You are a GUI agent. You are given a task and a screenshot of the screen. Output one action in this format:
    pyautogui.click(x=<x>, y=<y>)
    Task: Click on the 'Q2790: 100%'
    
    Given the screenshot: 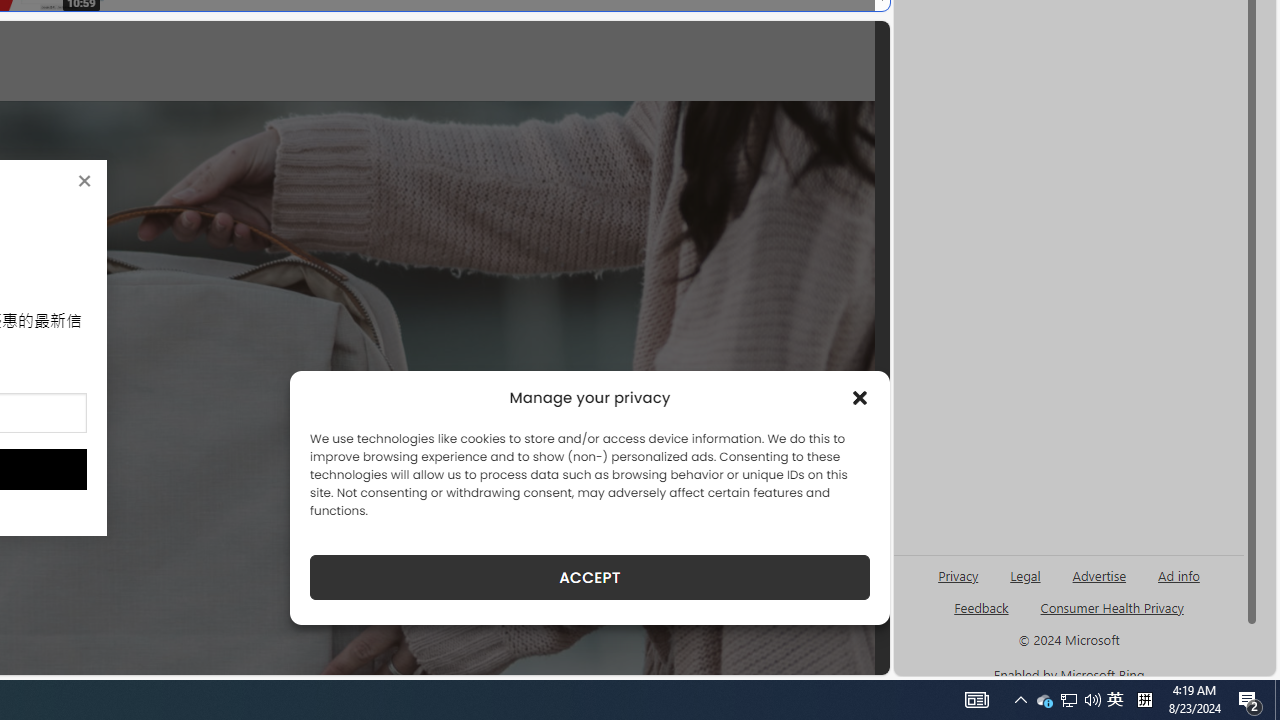 What is the action you would take?
    pyautogui.click(x=1092, y=698)
    